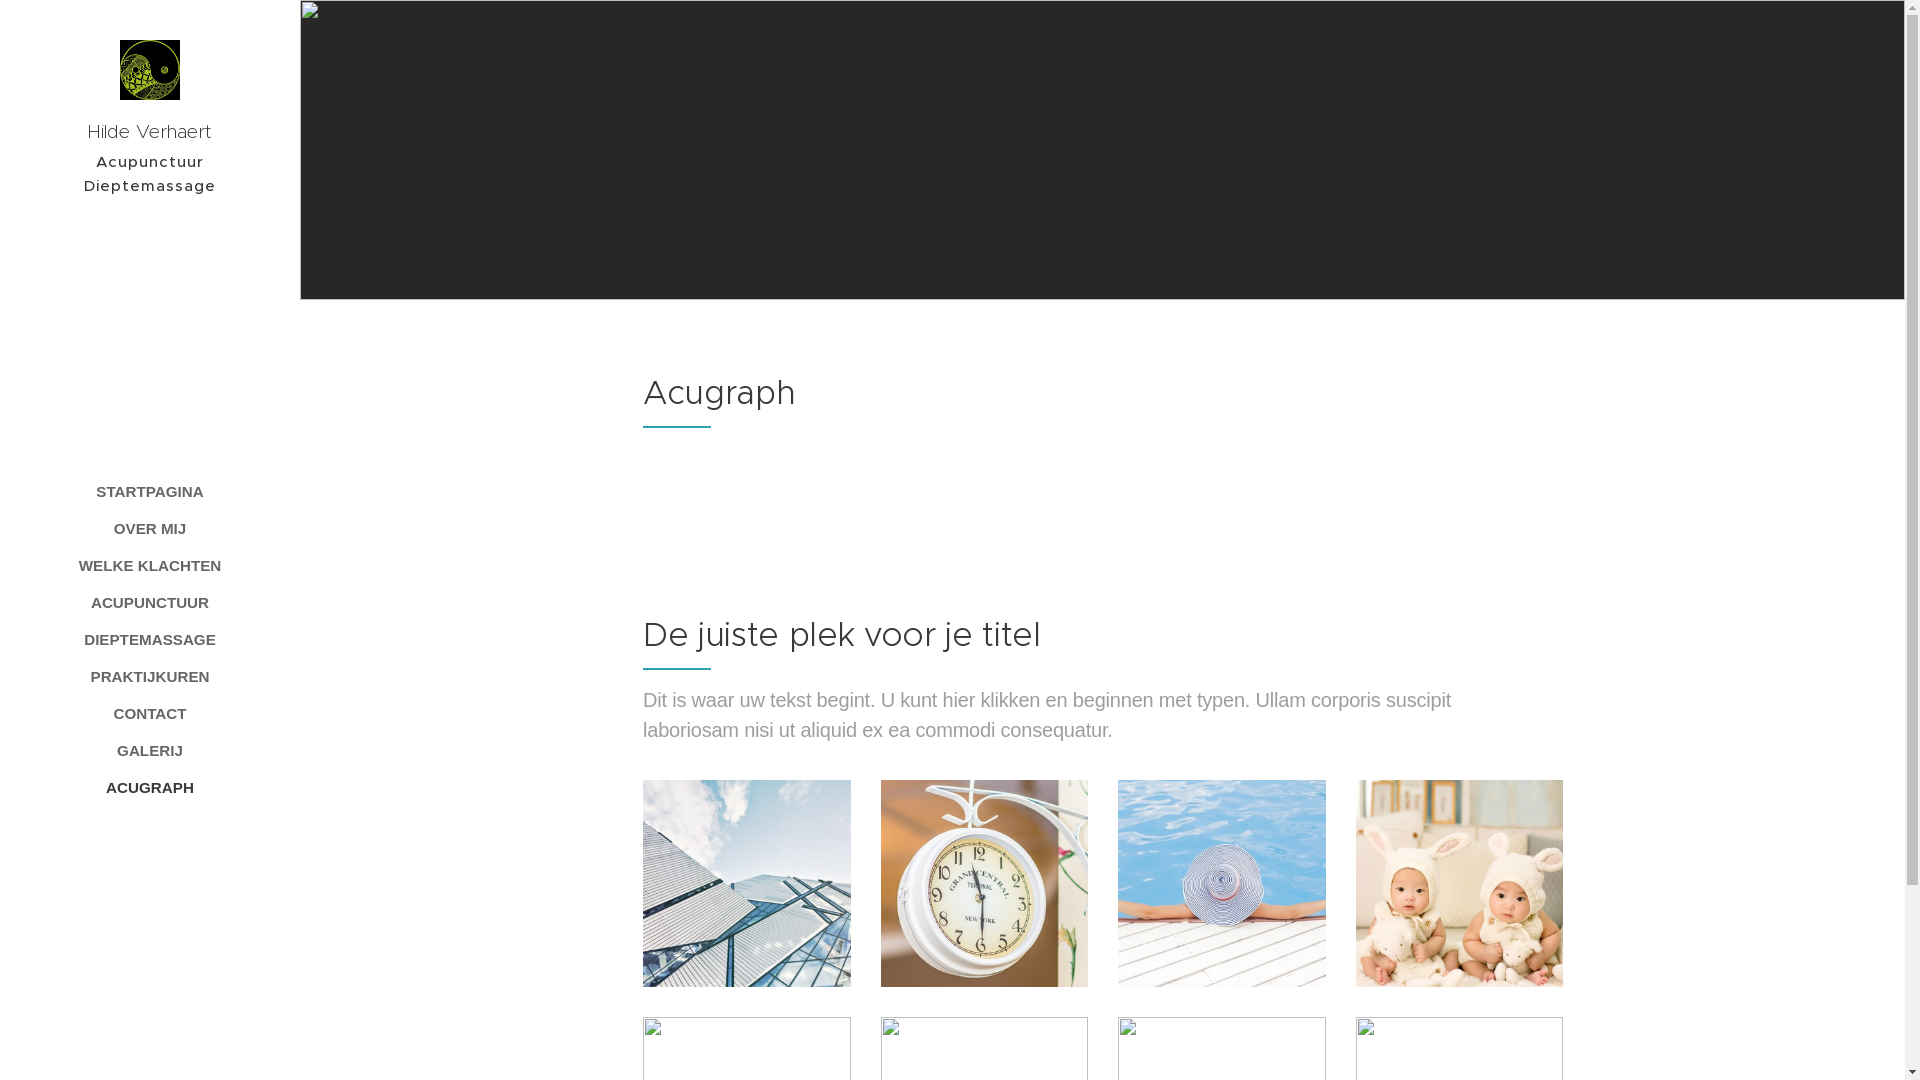  Describe the element at coordinates (148, 712) in the screenshot. I see `'CONTACT'` at that location.